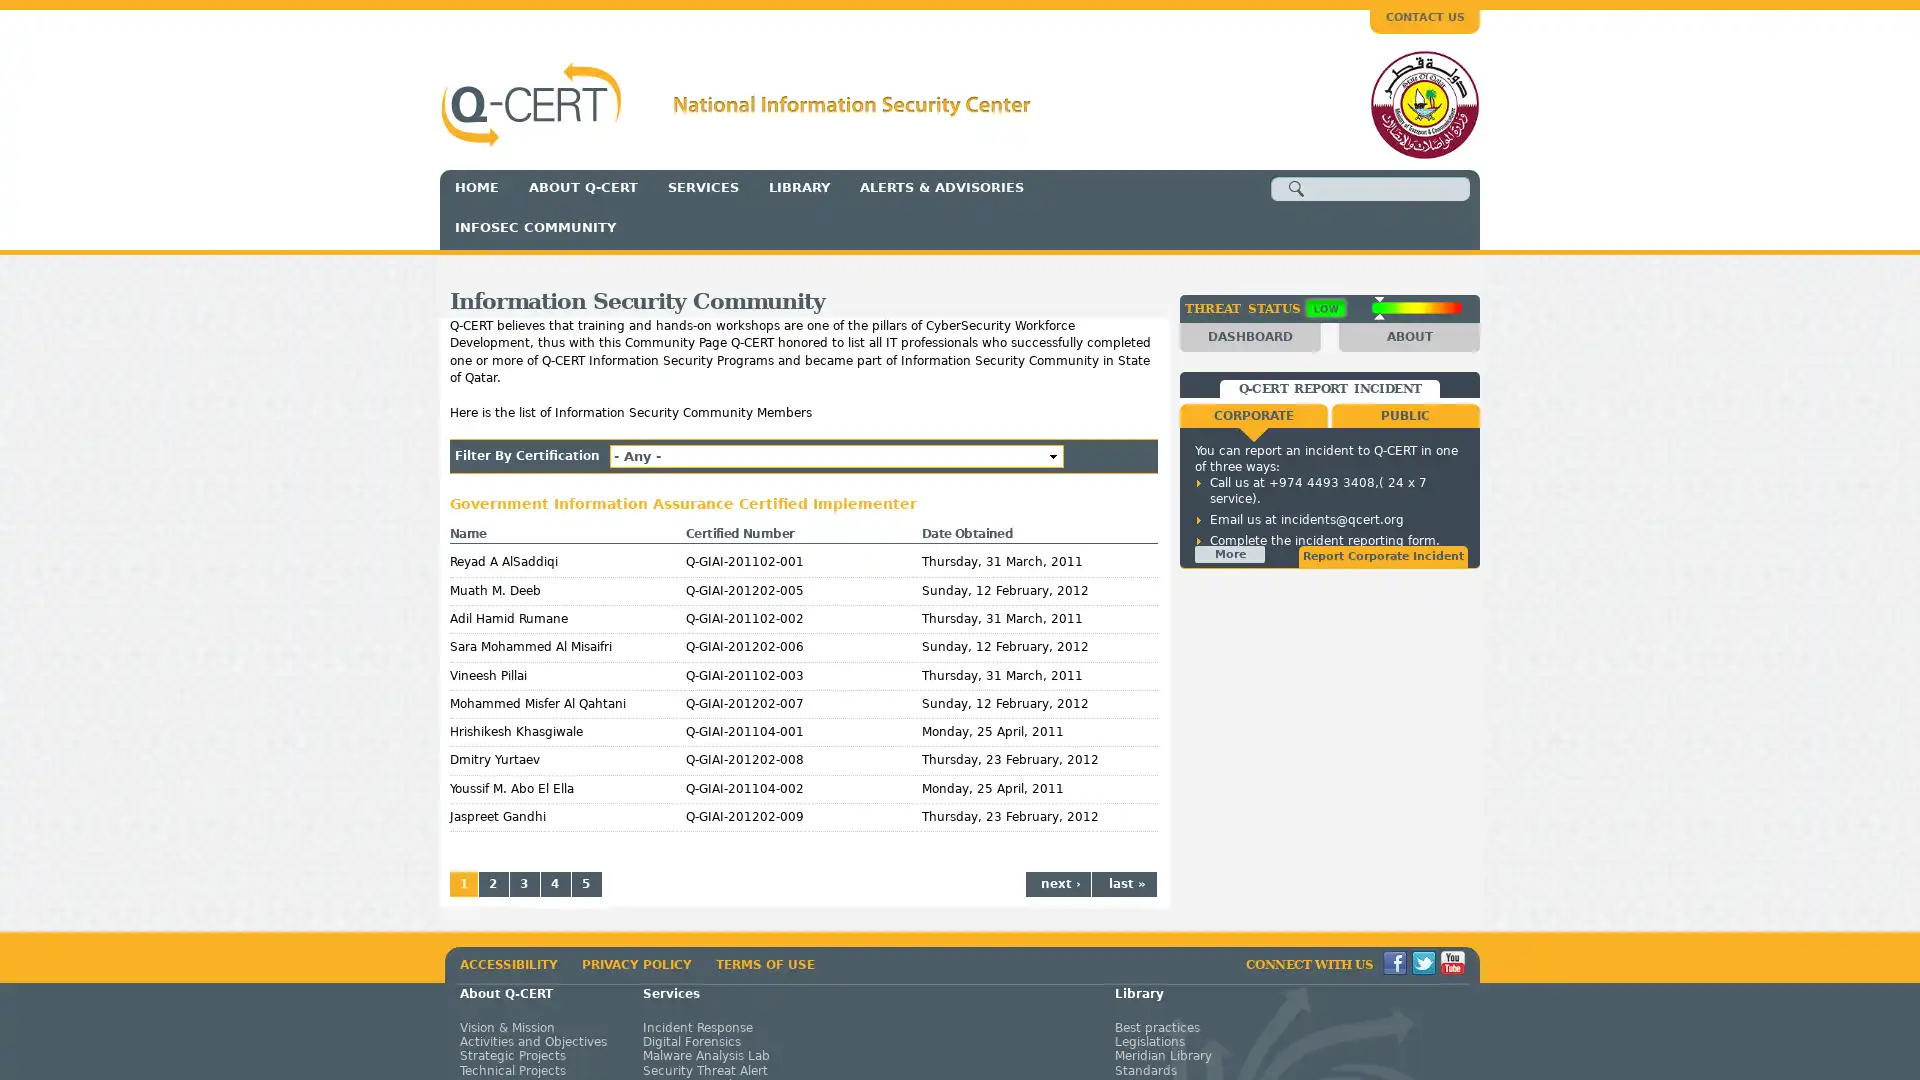 The image size is (1920, 1080). I want to click on Search, so click(1296, 189).